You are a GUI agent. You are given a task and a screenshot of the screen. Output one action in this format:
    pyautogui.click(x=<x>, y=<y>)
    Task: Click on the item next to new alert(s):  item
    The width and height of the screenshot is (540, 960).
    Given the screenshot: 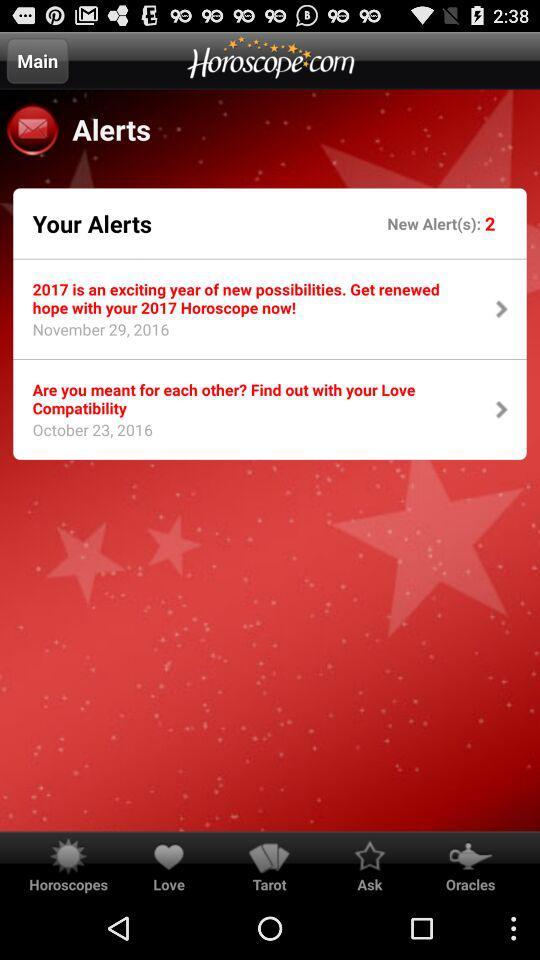 What is the action you would take?
    pyautogui.click(x=91, y=223)
    